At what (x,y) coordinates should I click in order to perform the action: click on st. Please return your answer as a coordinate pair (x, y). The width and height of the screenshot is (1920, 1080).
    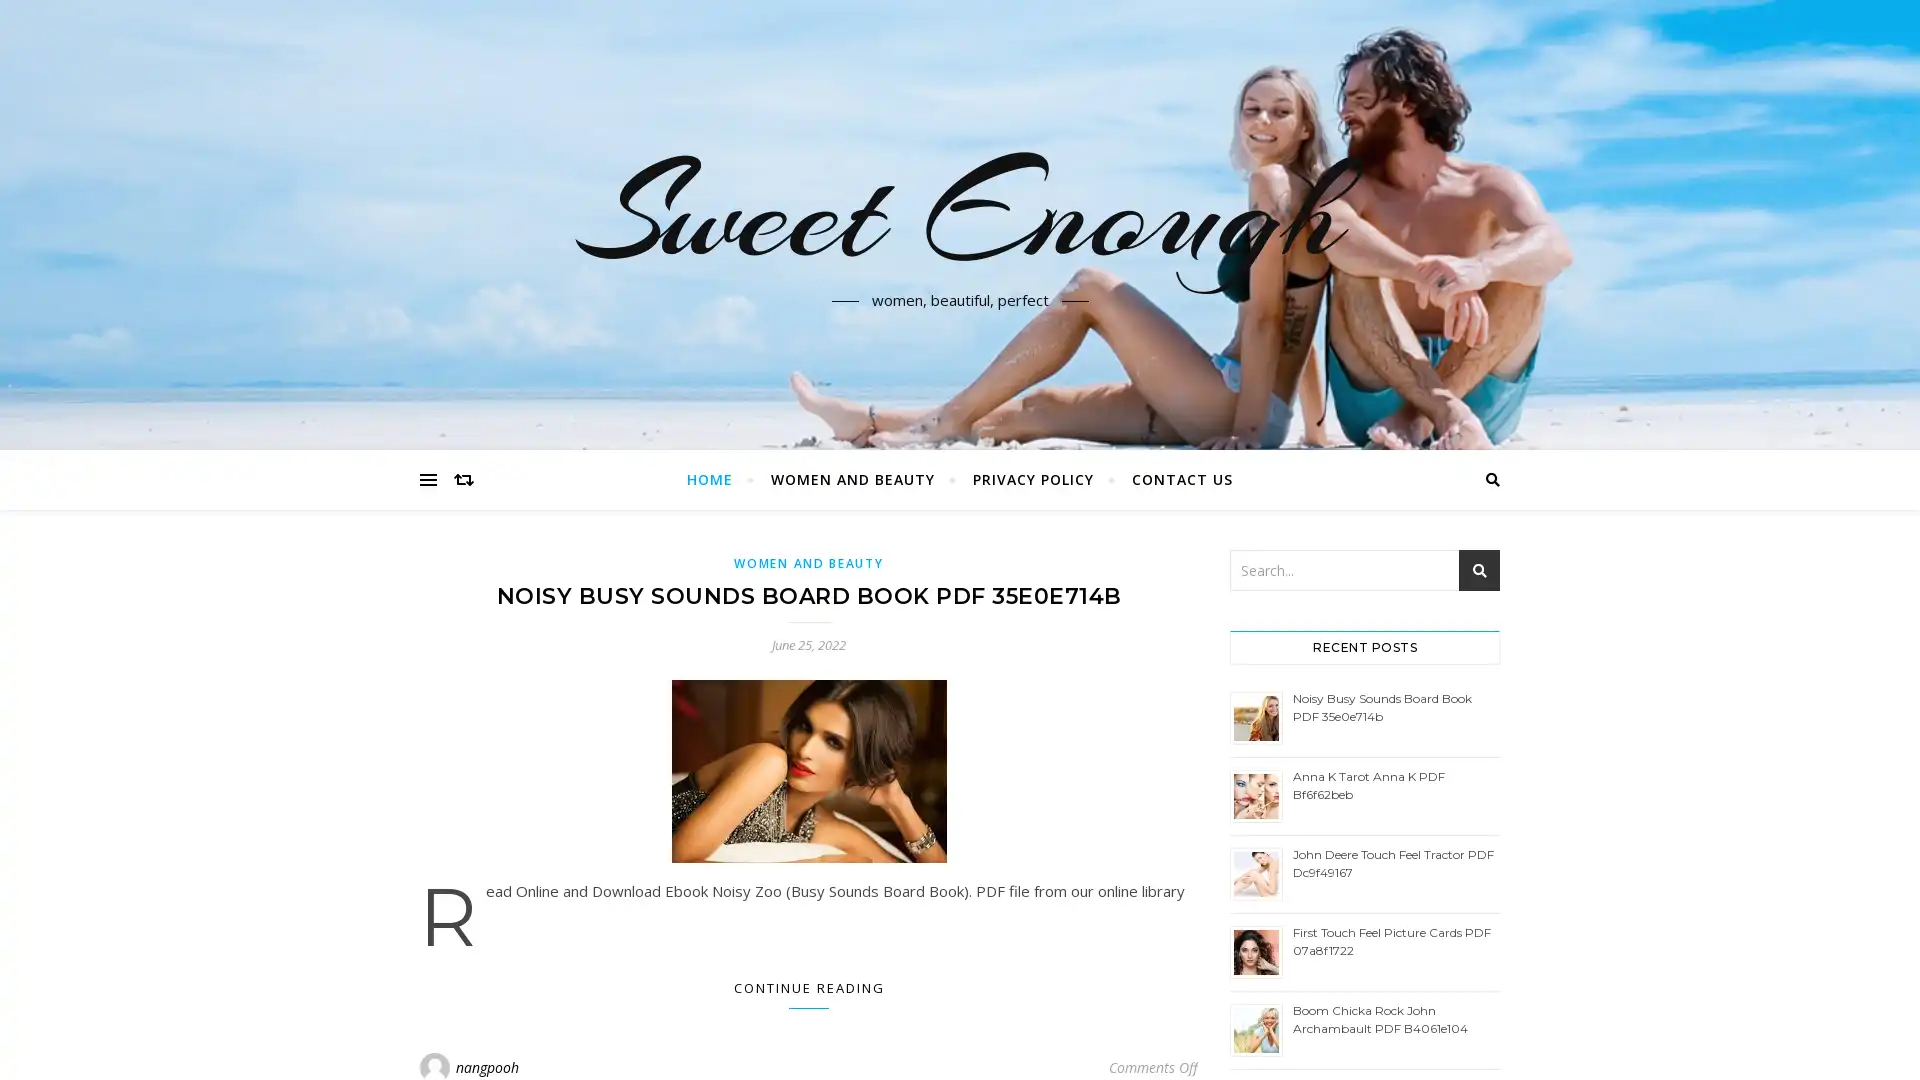
    Looking at the image, I should click on (1479, 570).